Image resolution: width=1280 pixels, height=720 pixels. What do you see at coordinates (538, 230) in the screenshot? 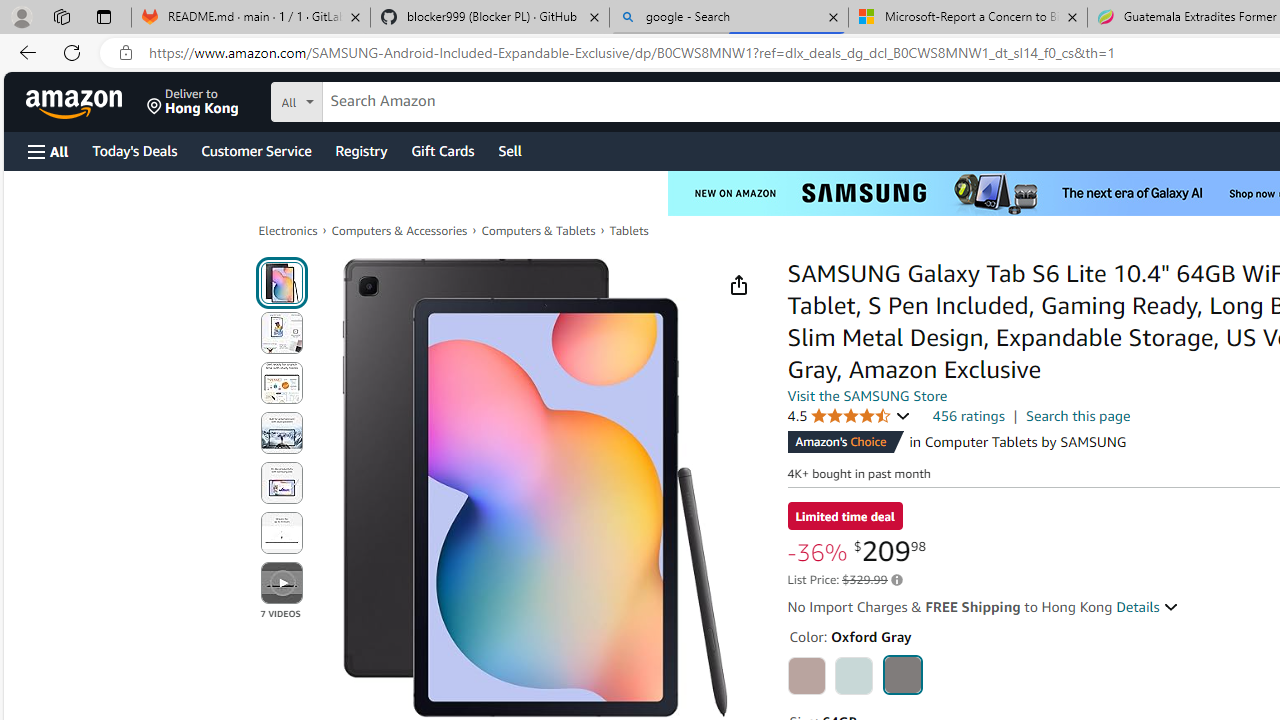
I see `'Computers & Tablets'` at bounding box center [538, 230].